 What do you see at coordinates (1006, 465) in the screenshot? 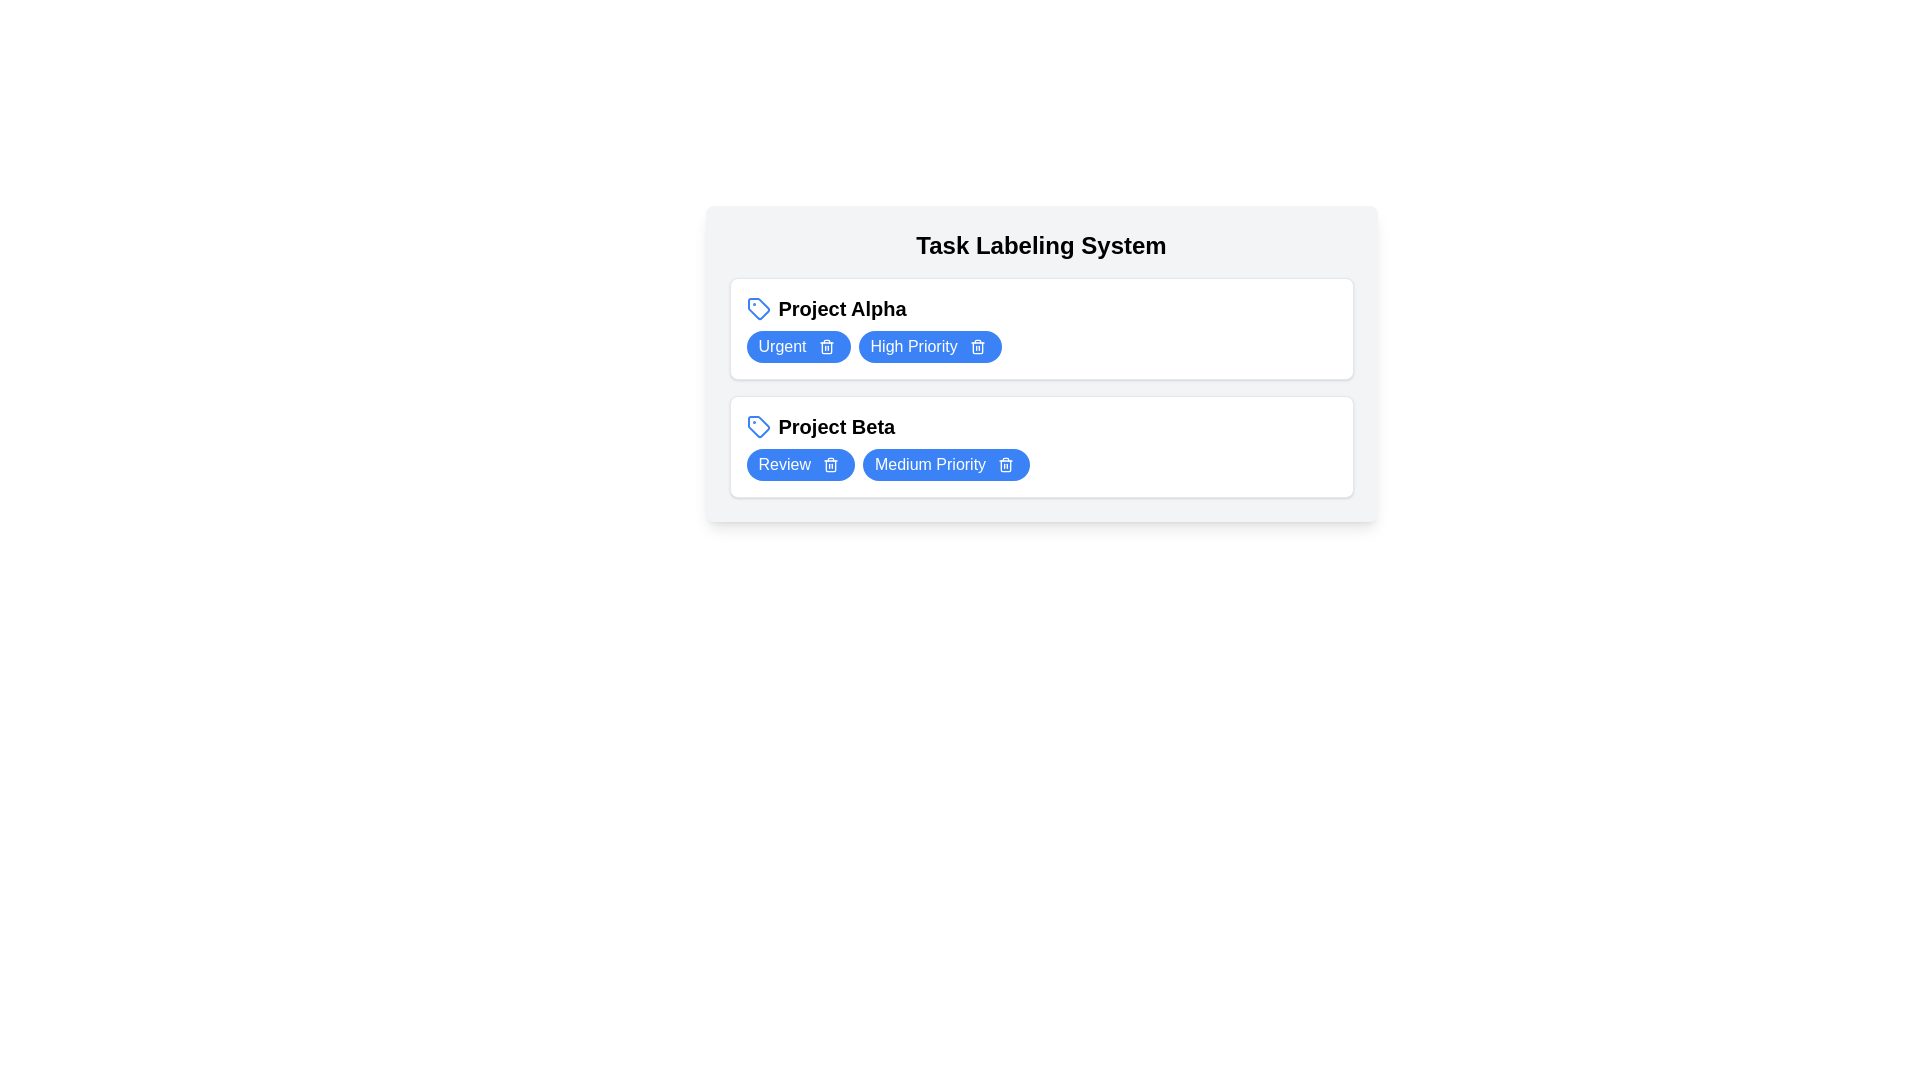
I see `the trash icon associated with the tag Medium Priority in project Project Beta` at bounding box center [1006, 465].